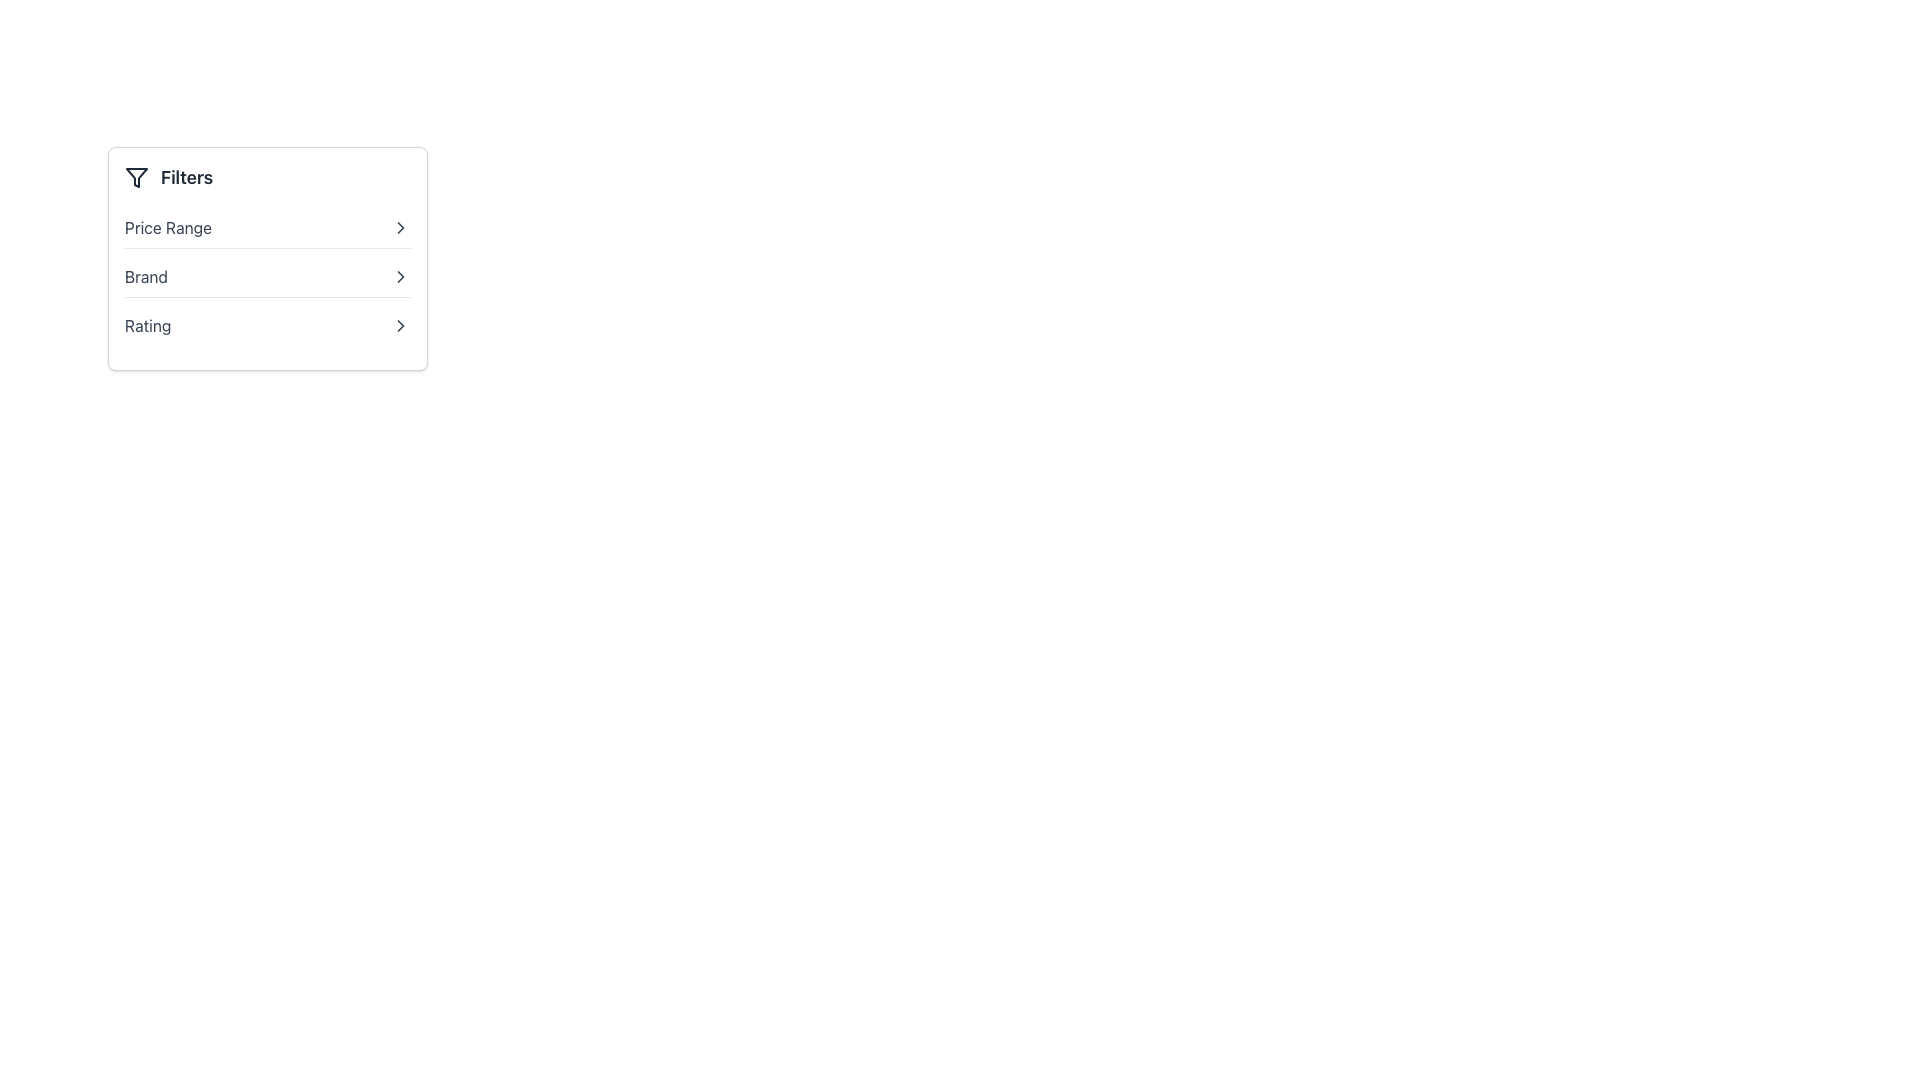  Describe the element at coordinates (400, 325) in the screenshot. I see `the rightward-pointing chevron icon located in the 'Rating' row of the filter options panel` at that location.